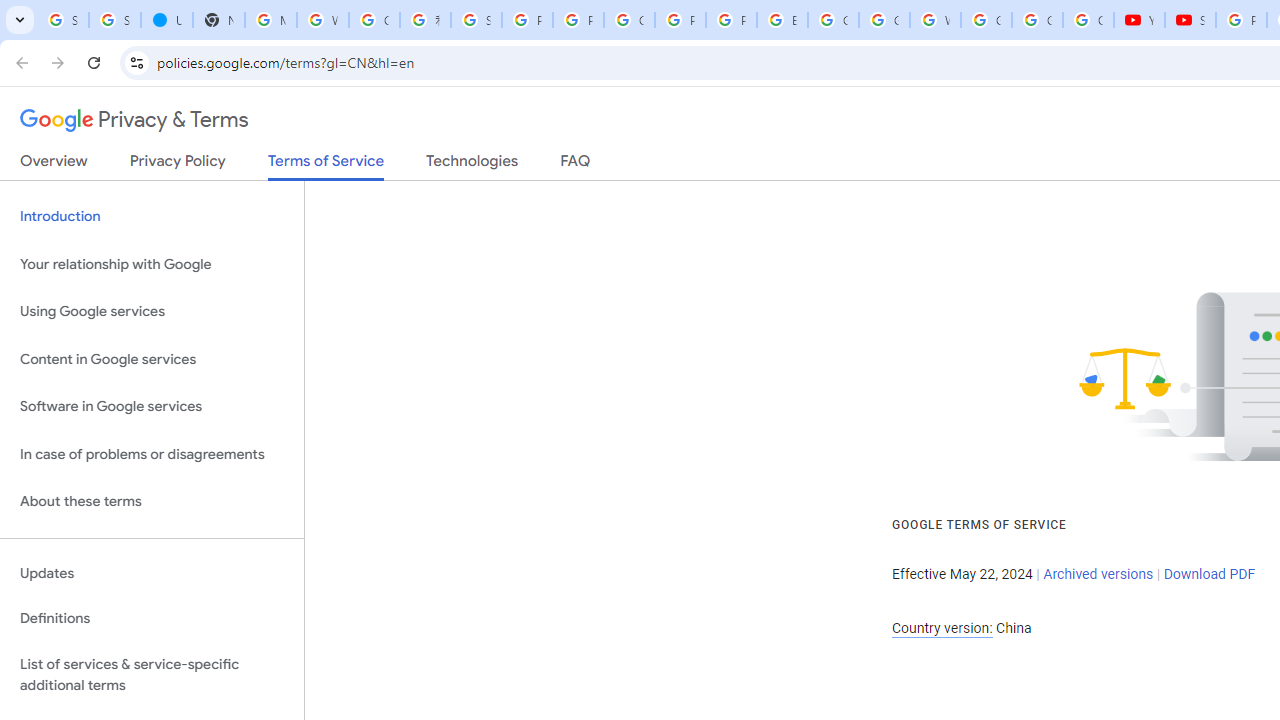 This screenshot has width=1280, height=720. Describe the element at coordinates (934, 20) in the screenshot. I see `'Welcome to My Activity'` at that location.